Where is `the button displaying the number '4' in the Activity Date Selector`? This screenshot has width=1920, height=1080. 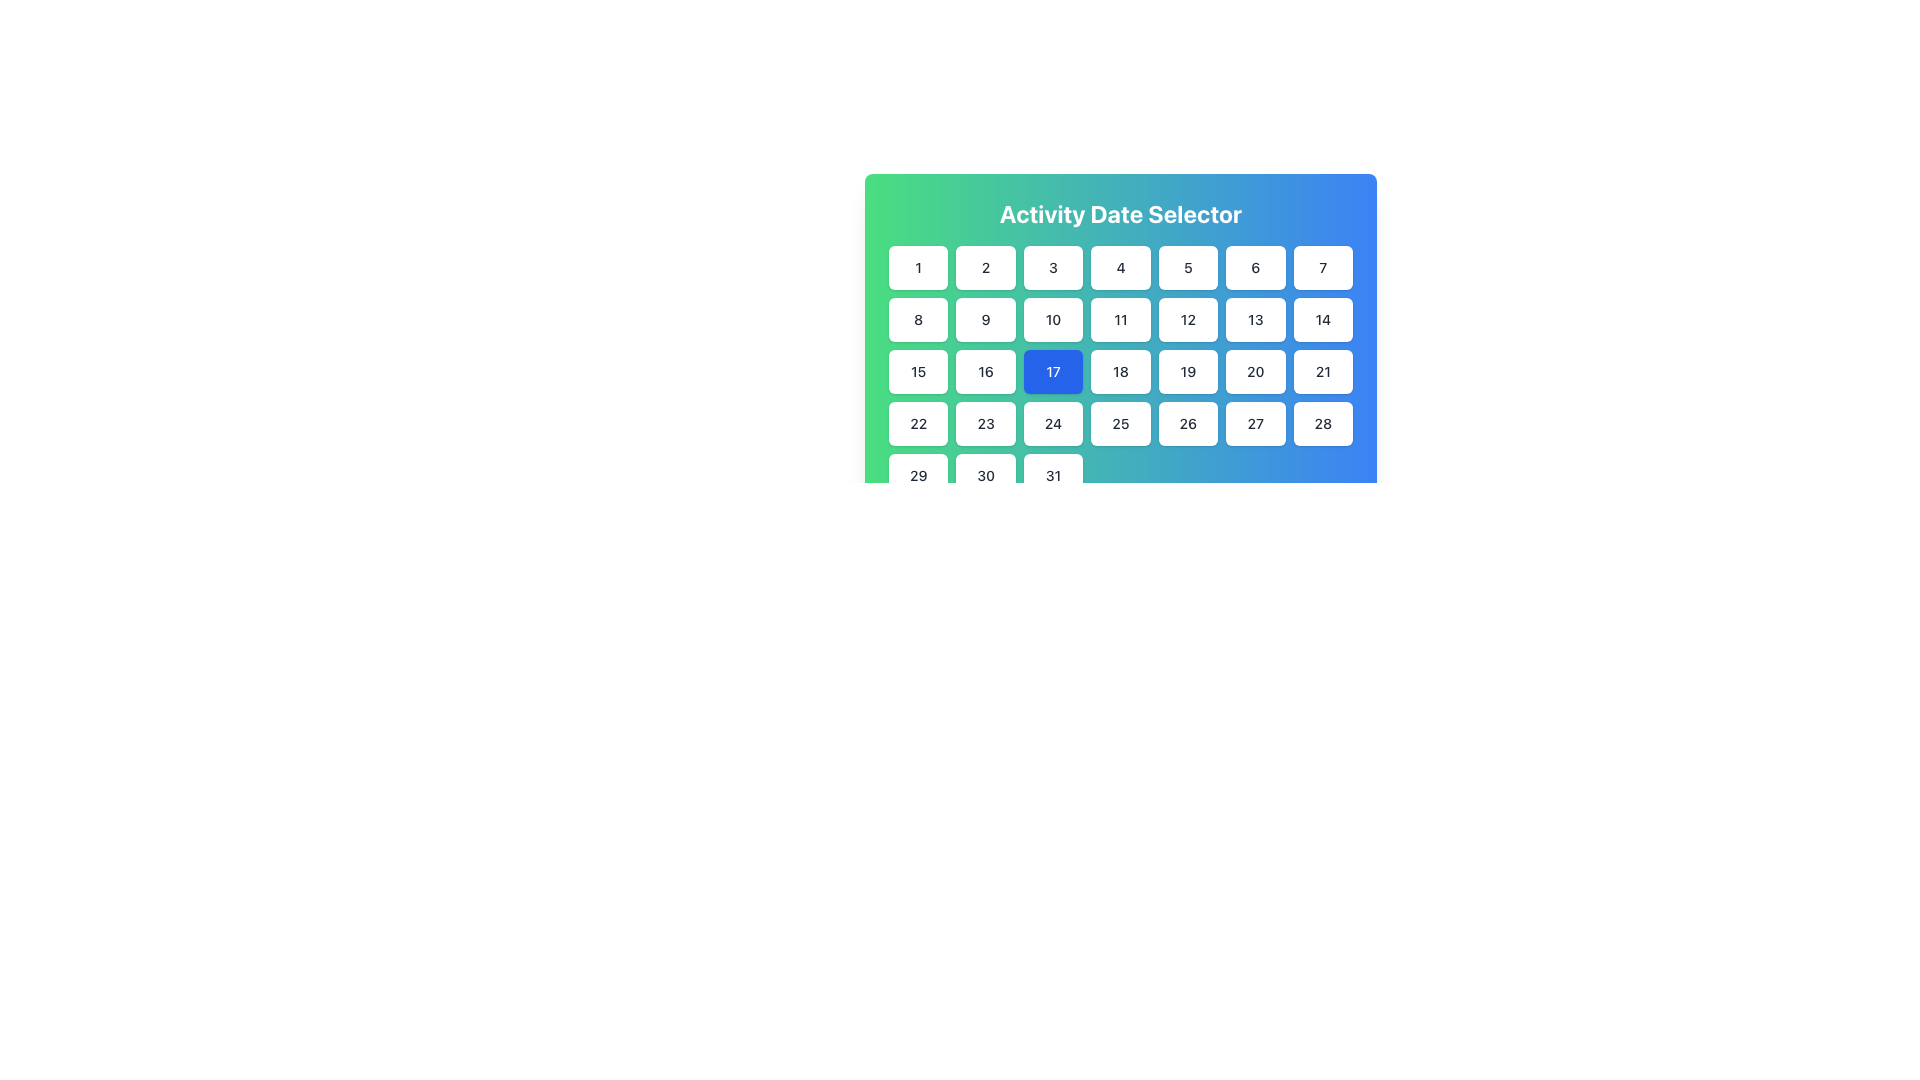 the button displaying the number '4' in the Activity Date Selector is located at coordinates (1120, 266).